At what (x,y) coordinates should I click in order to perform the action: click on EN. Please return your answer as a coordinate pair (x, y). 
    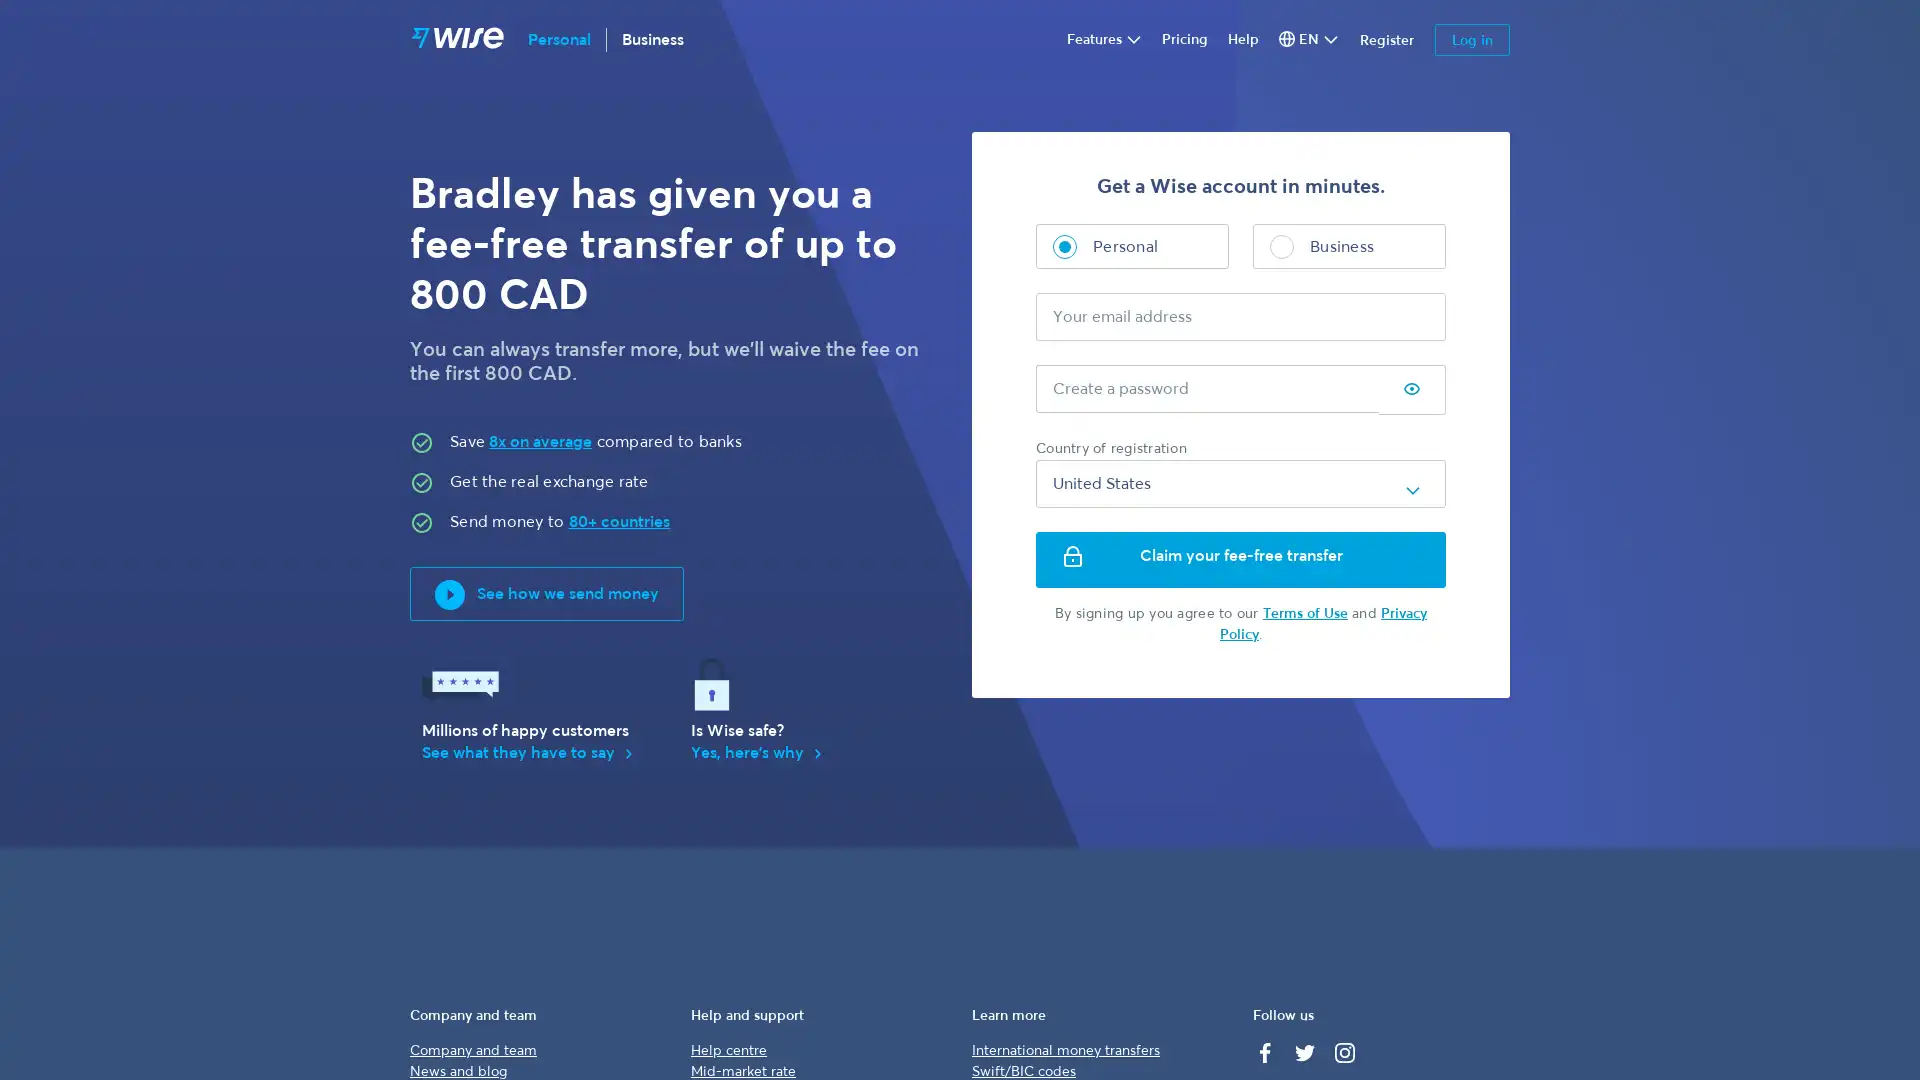
    Looking at the image, I should click on (1309, 39).